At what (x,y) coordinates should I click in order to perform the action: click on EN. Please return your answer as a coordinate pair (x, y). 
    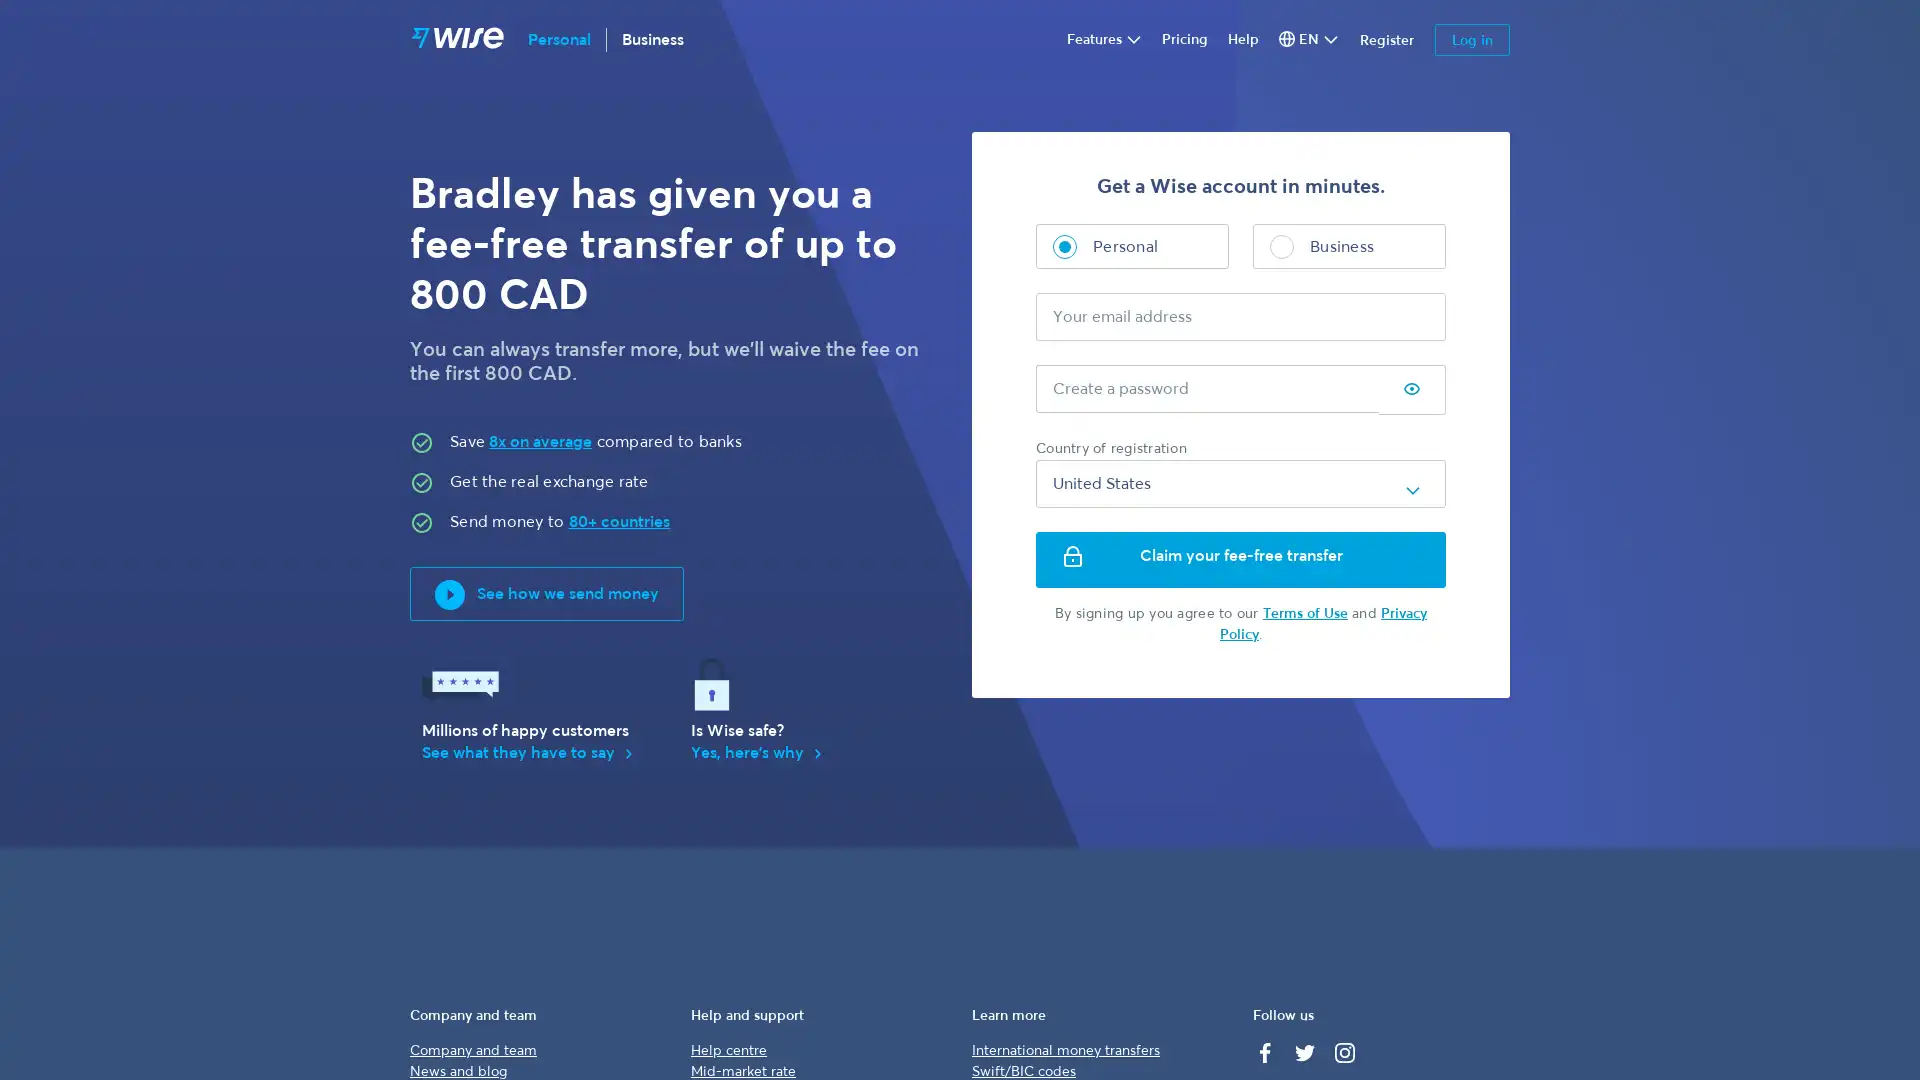
    Looking at the image, I should click on (1309, 39).